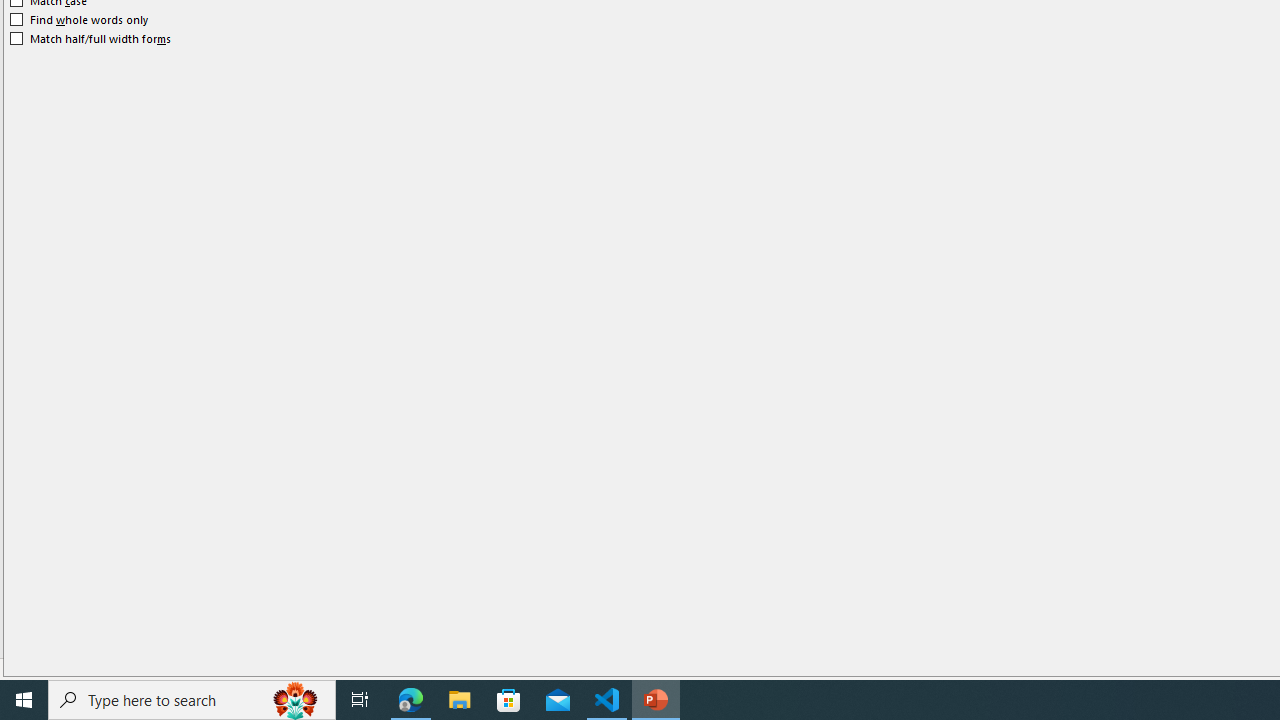 The width and height of the screenshot is (1280, 720). What do you see at coordinates (90, 38) in the screenshot?
I see `'Match half/full width forms'` at bounding box center [90, 38].